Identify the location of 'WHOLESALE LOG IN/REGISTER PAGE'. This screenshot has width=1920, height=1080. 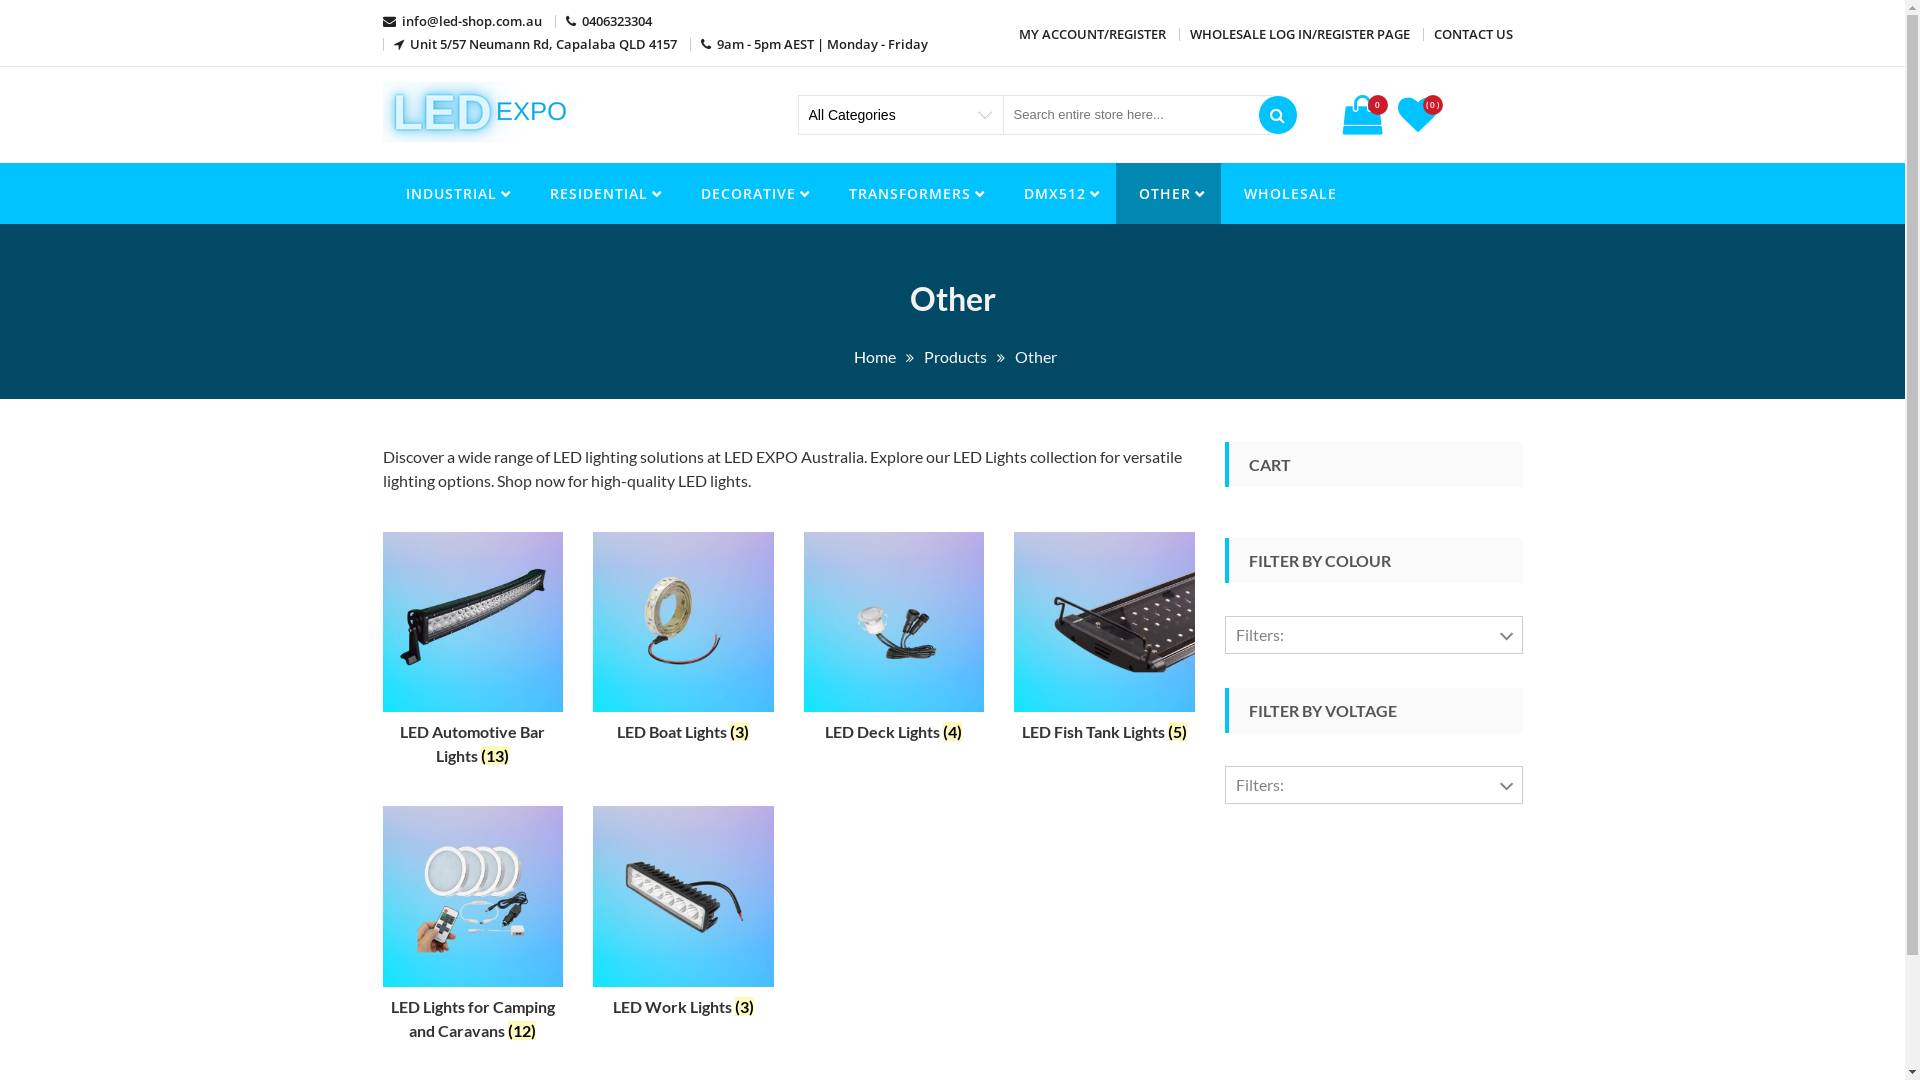
(1300, 34).